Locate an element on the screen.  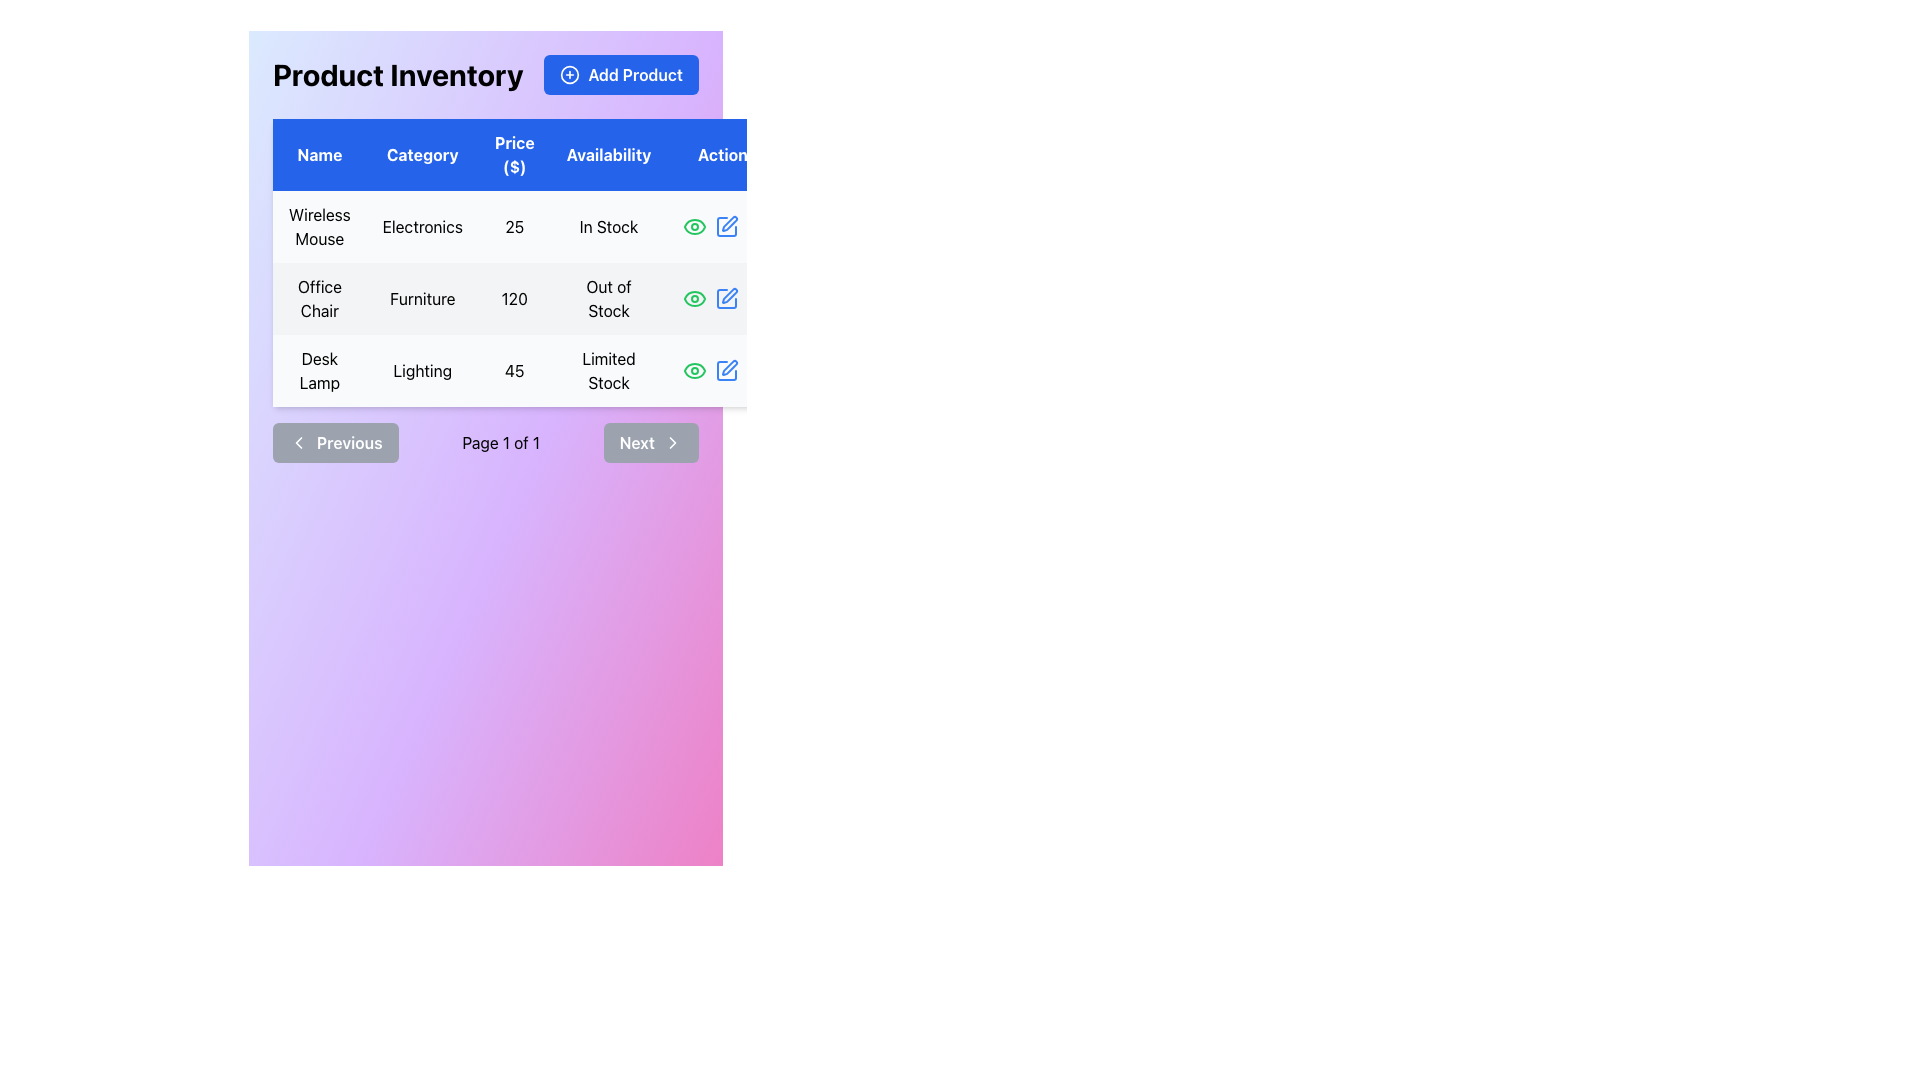
the eye outline icon with a green stroke located in the Action column of the second row in the table is located at coordinates (695, 226).